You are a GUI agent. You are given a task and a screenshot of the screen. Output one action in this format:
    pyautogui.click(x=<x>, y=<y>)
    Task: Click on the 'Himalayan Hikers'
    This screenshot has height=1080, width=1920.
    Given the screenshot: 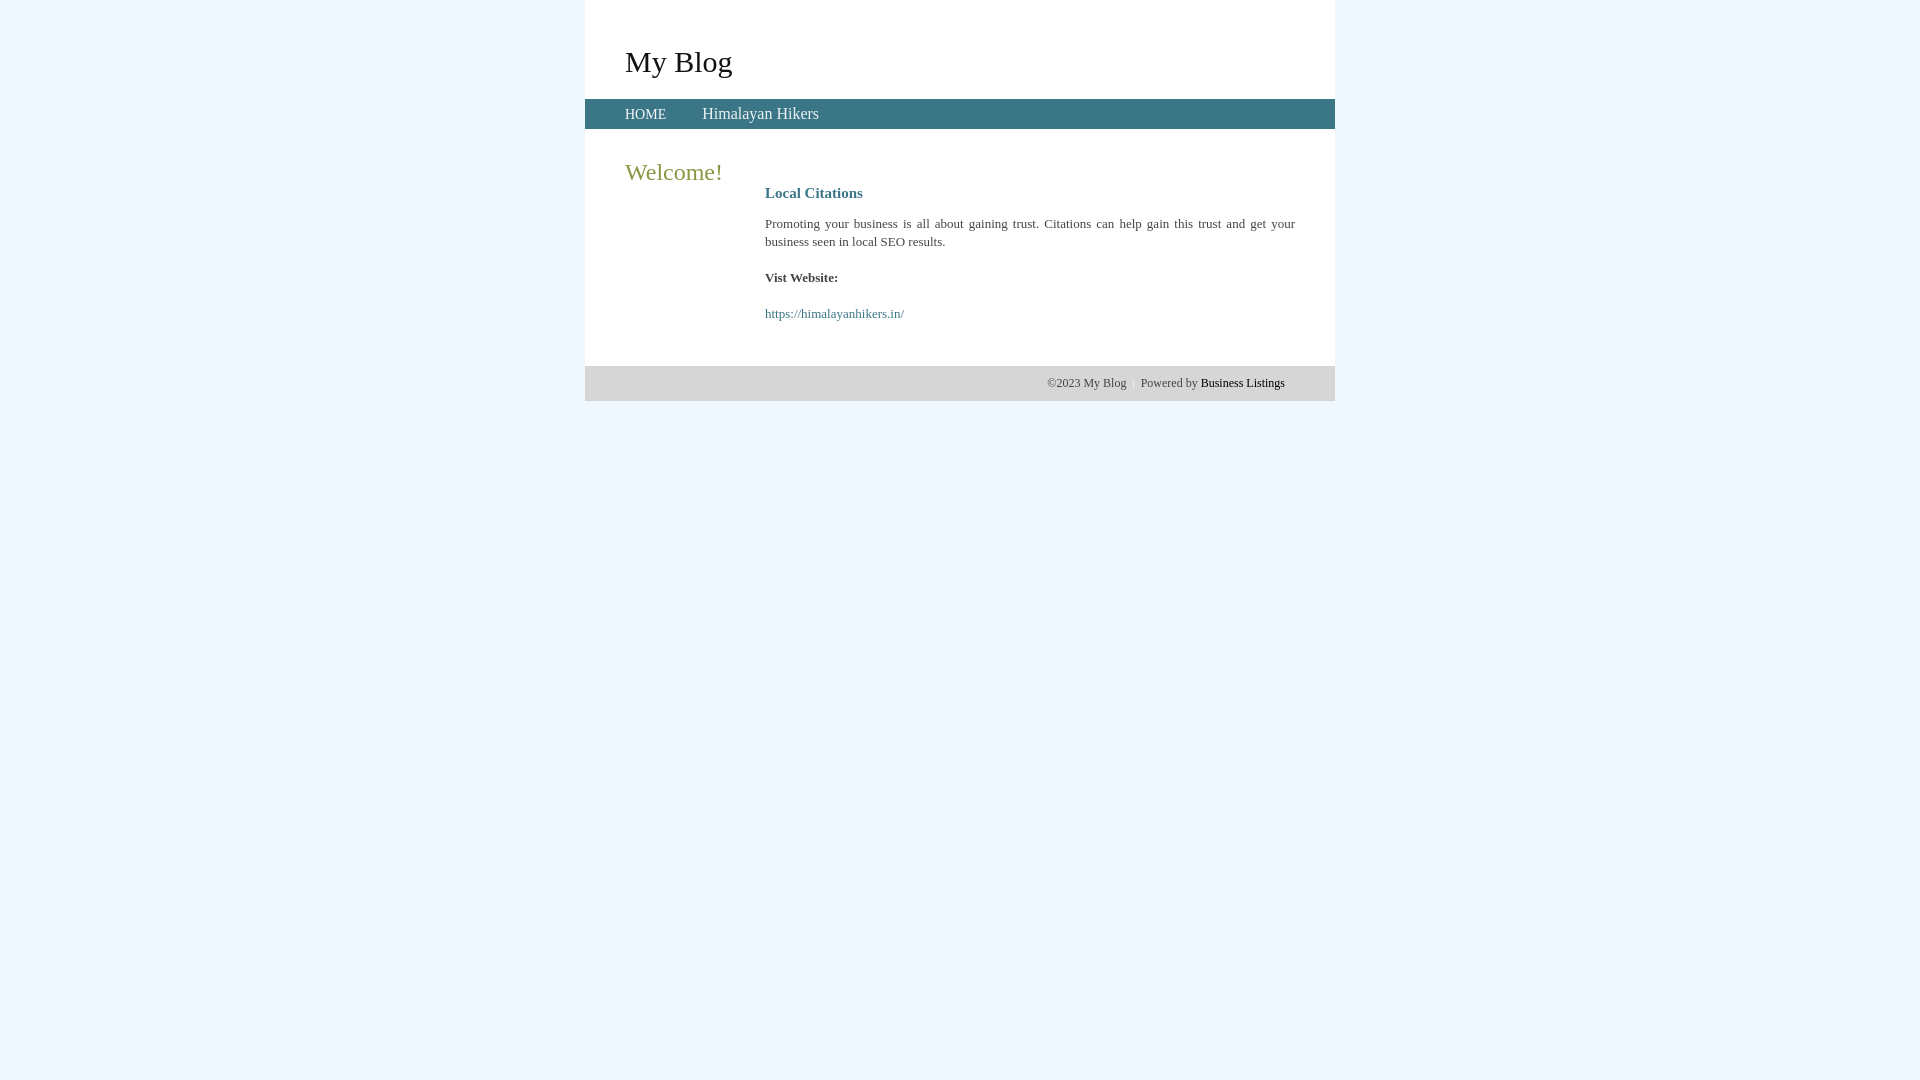 What is the action you would take?
    pyautogui.click(x=759, y=113)
    